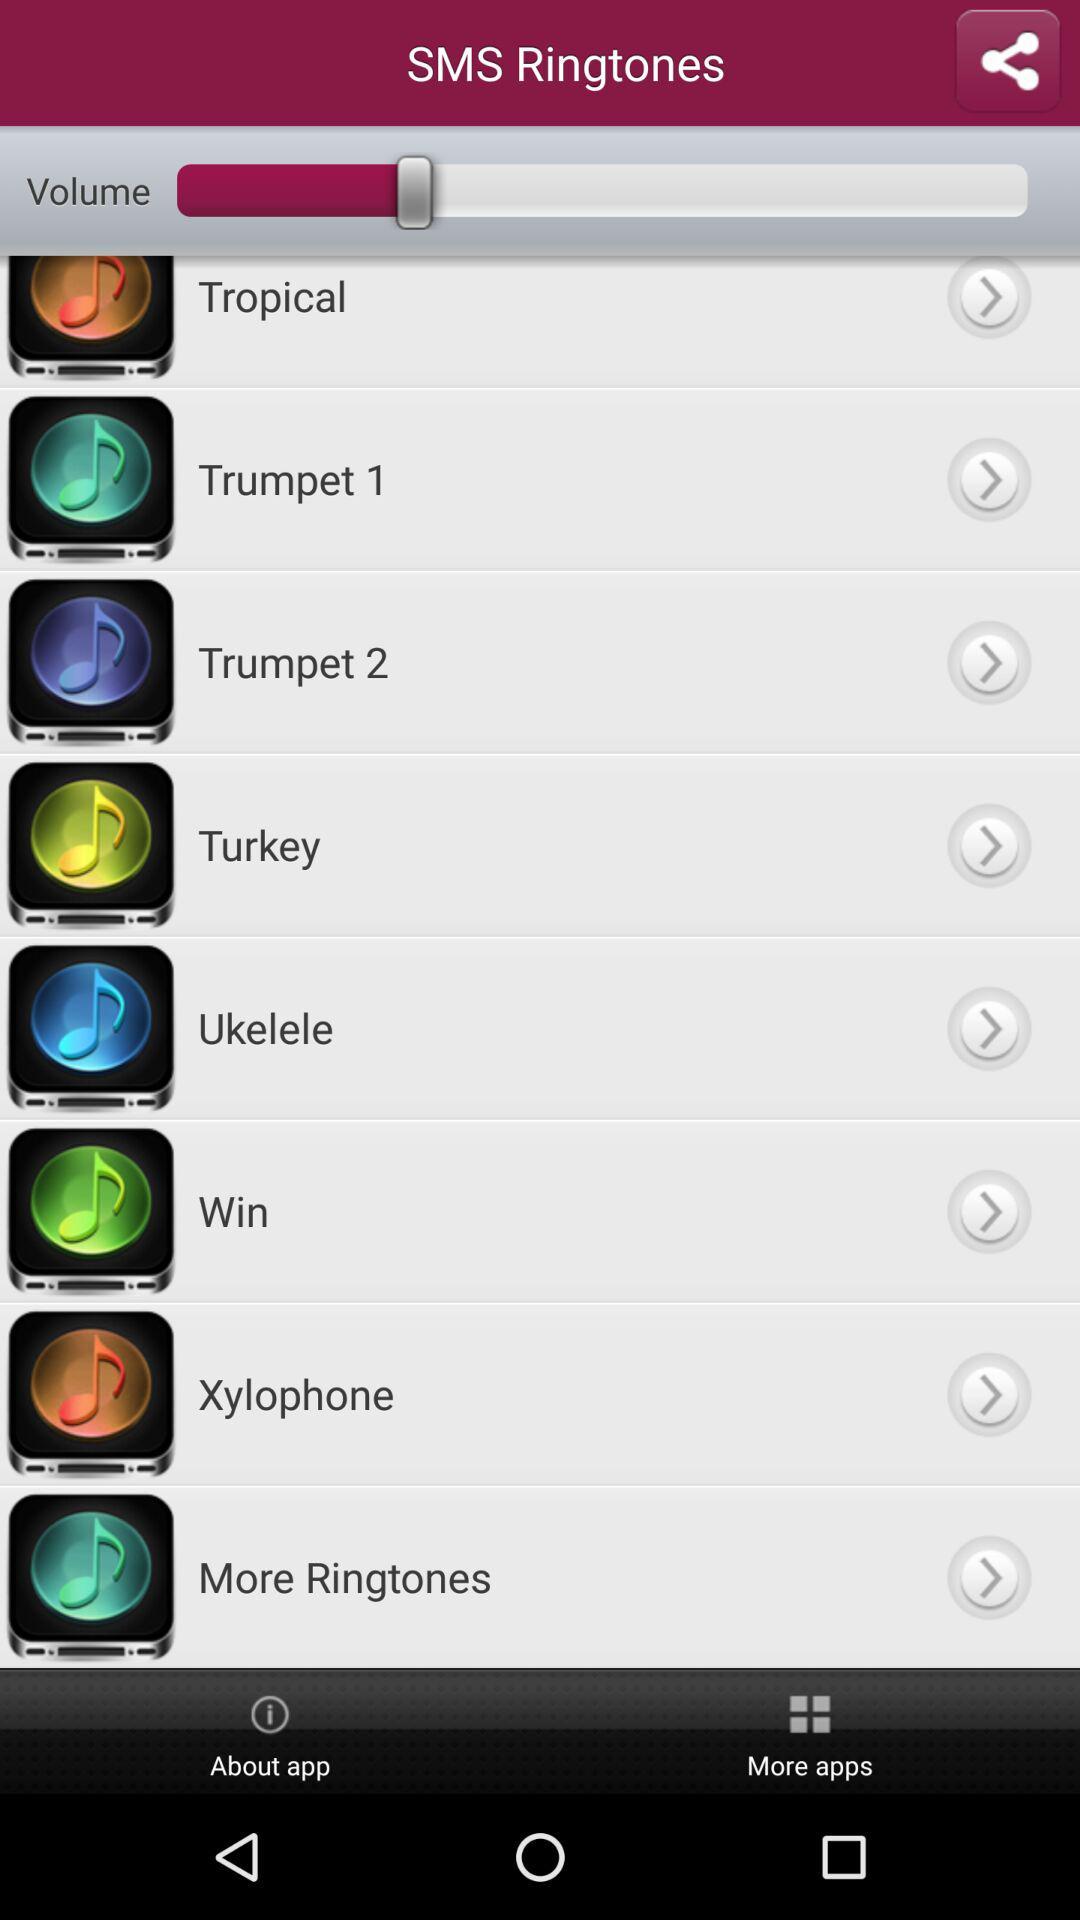  I want to click on next, so click(987, 1027).